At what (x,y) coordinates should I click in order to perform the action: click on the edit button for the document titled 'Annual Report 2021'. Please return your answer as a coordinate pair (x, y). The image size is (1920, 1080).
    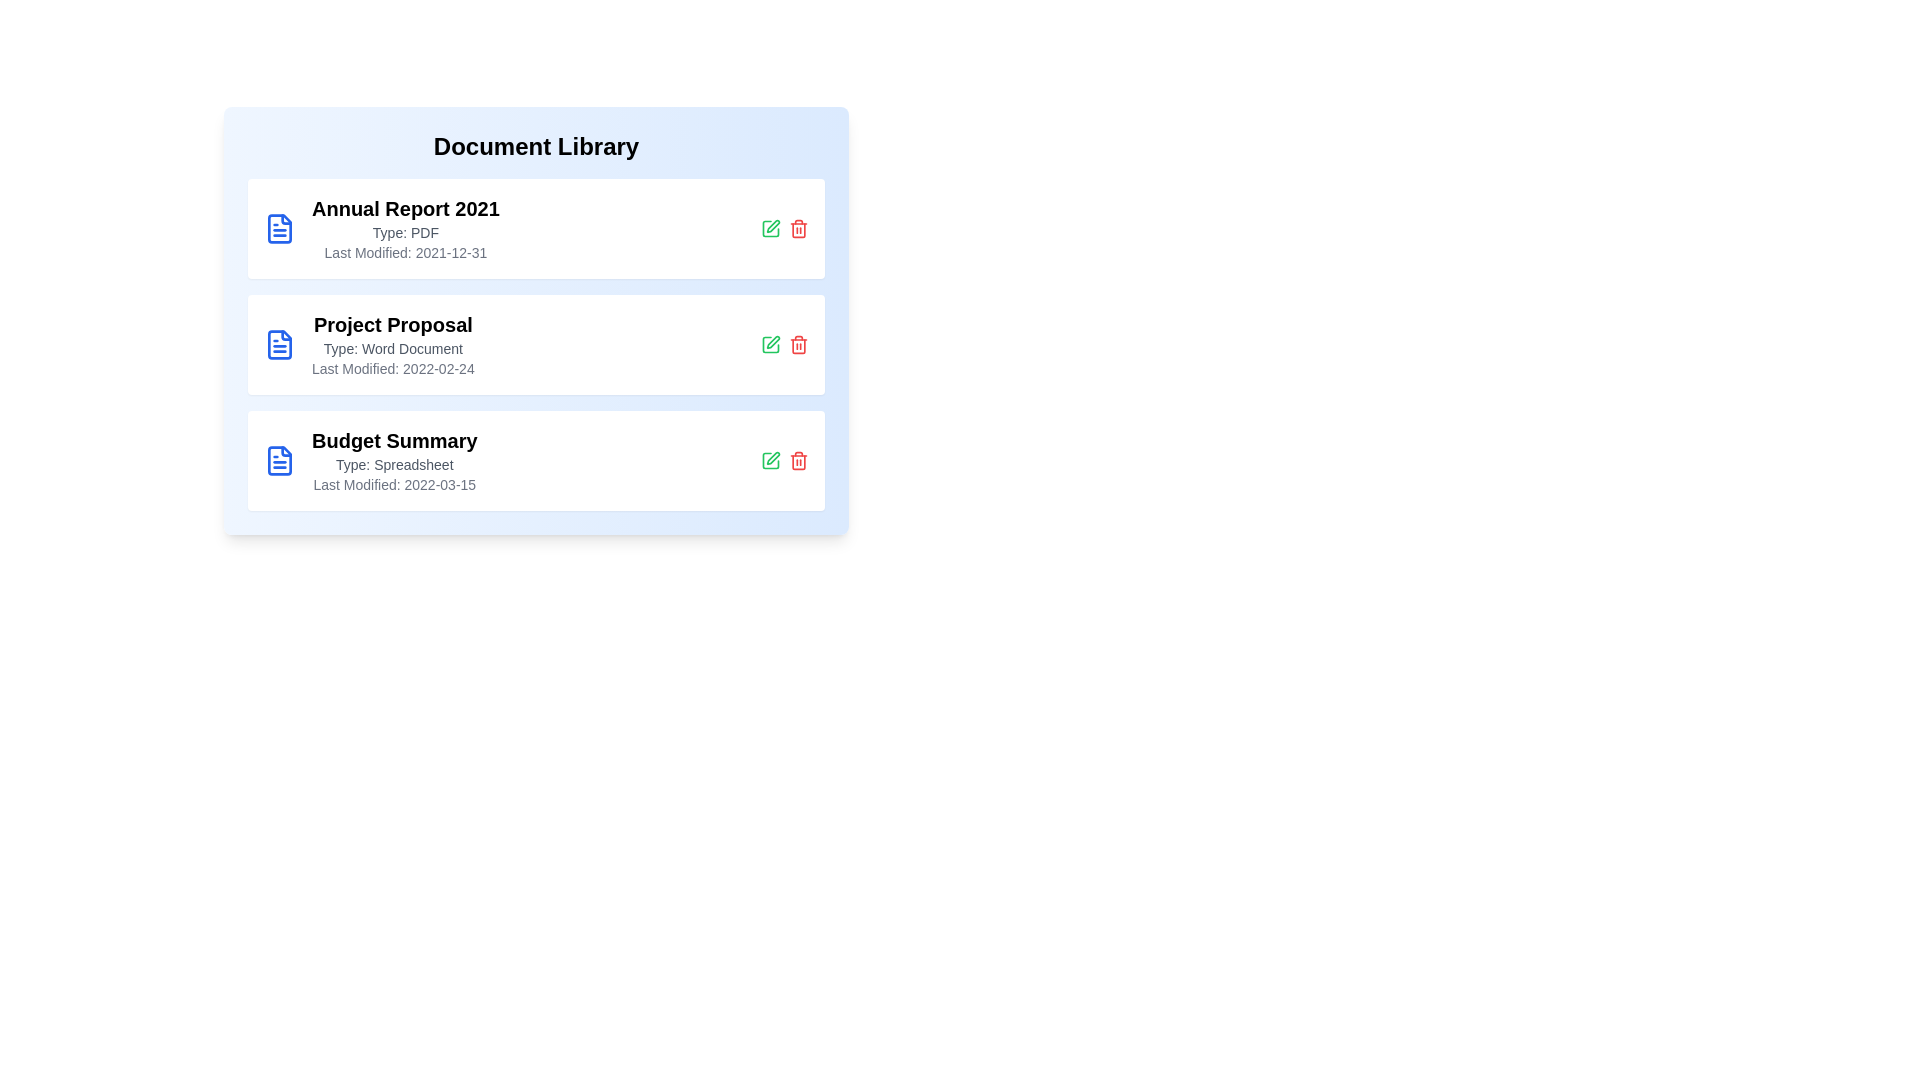
    Looking at the image, I should click on (770, 227).